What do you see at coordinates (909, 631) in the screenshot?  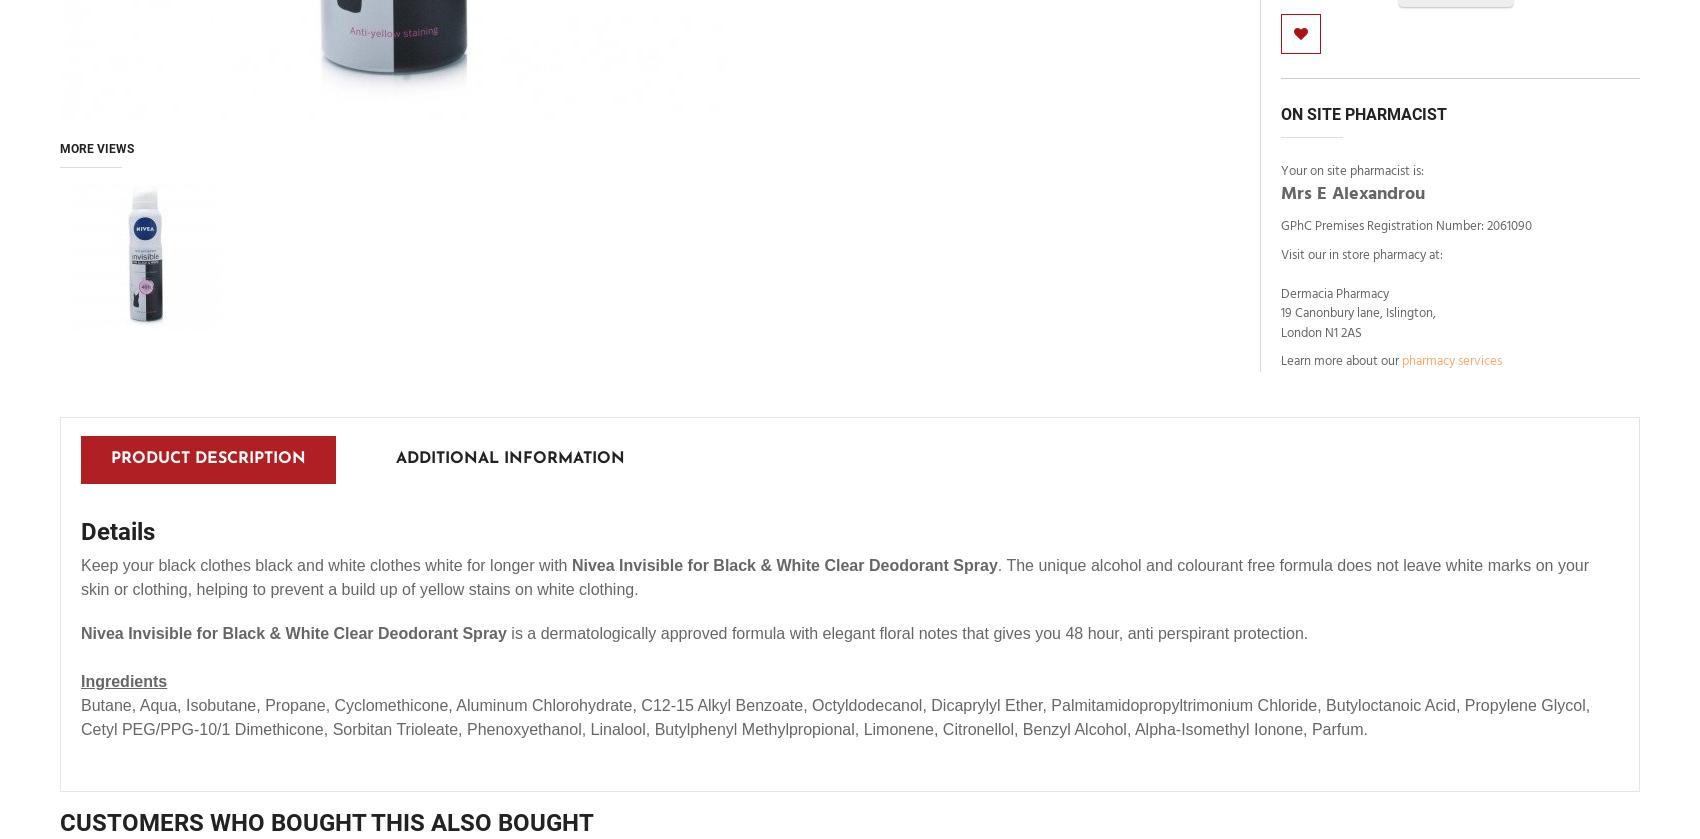 I see `'is a dermatologically approved formula with elegant floral notes that gives you 48 hour, anti perspirant protection.'` at bounding box center [909, 631].